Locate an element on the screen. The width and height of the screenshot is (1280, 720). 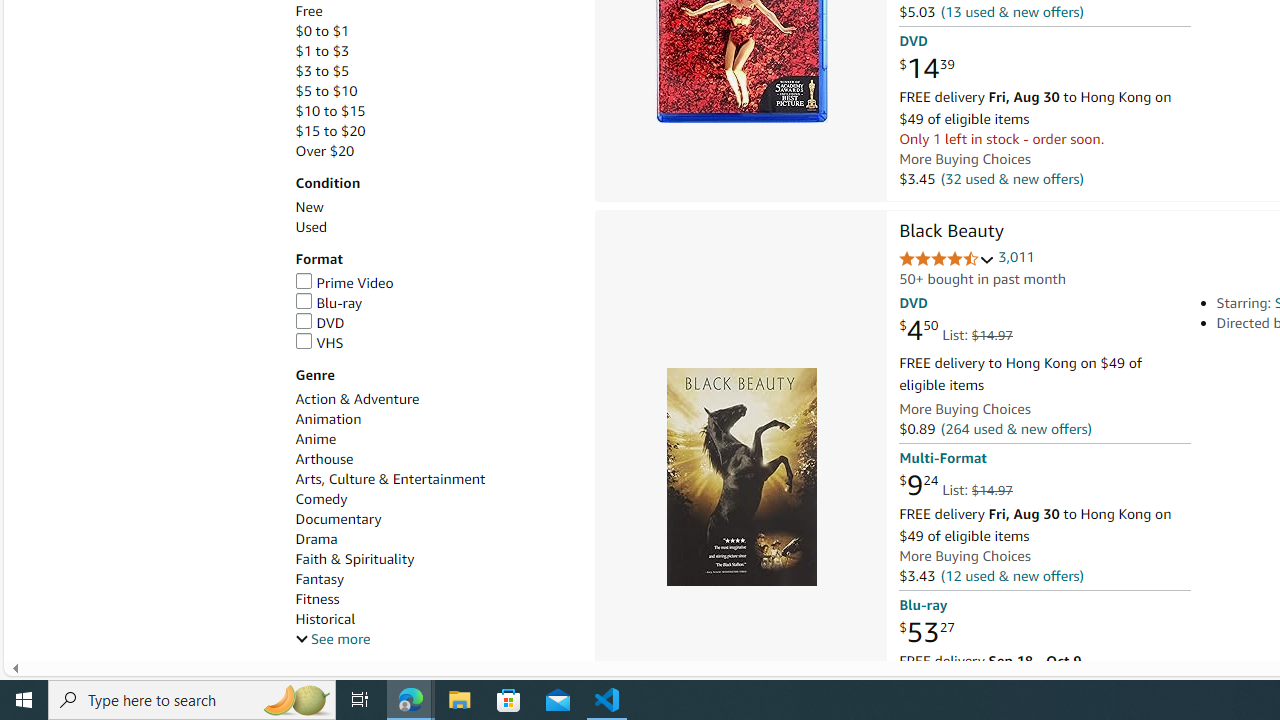
'$4.50 List: $14.97' is located at coordinates (954, 330).